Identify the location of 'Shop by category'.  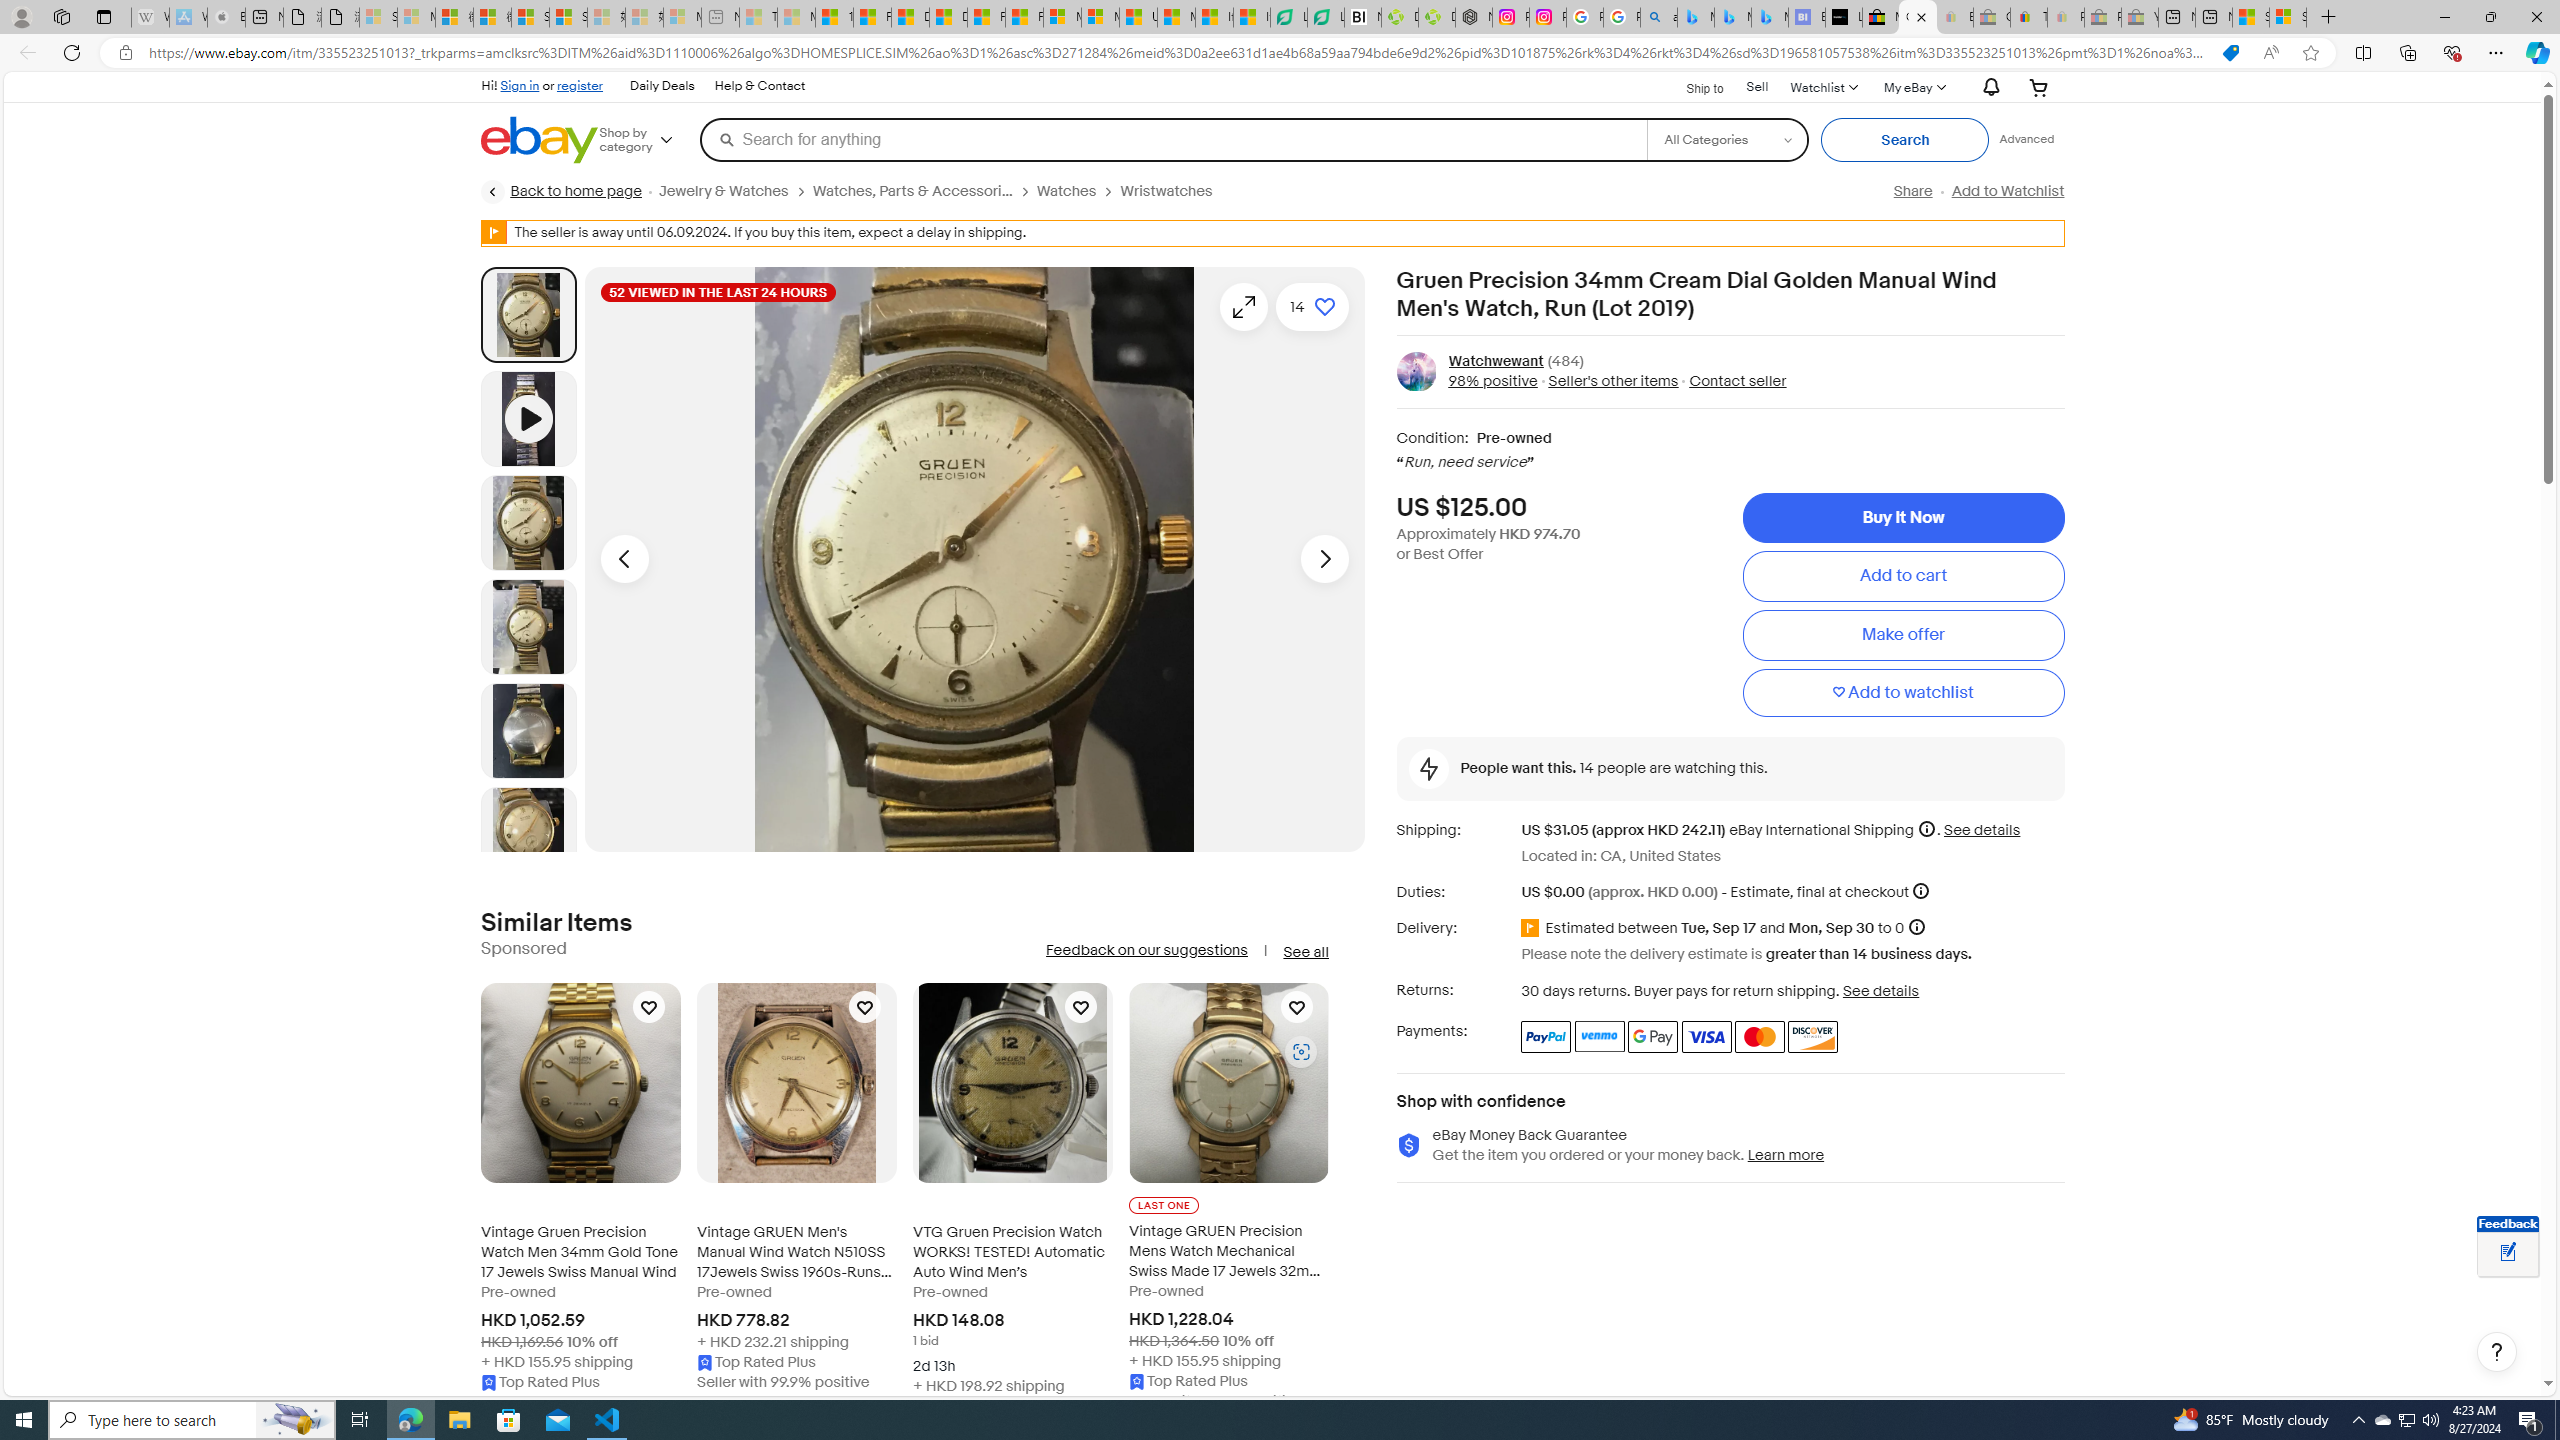
(648, 138).